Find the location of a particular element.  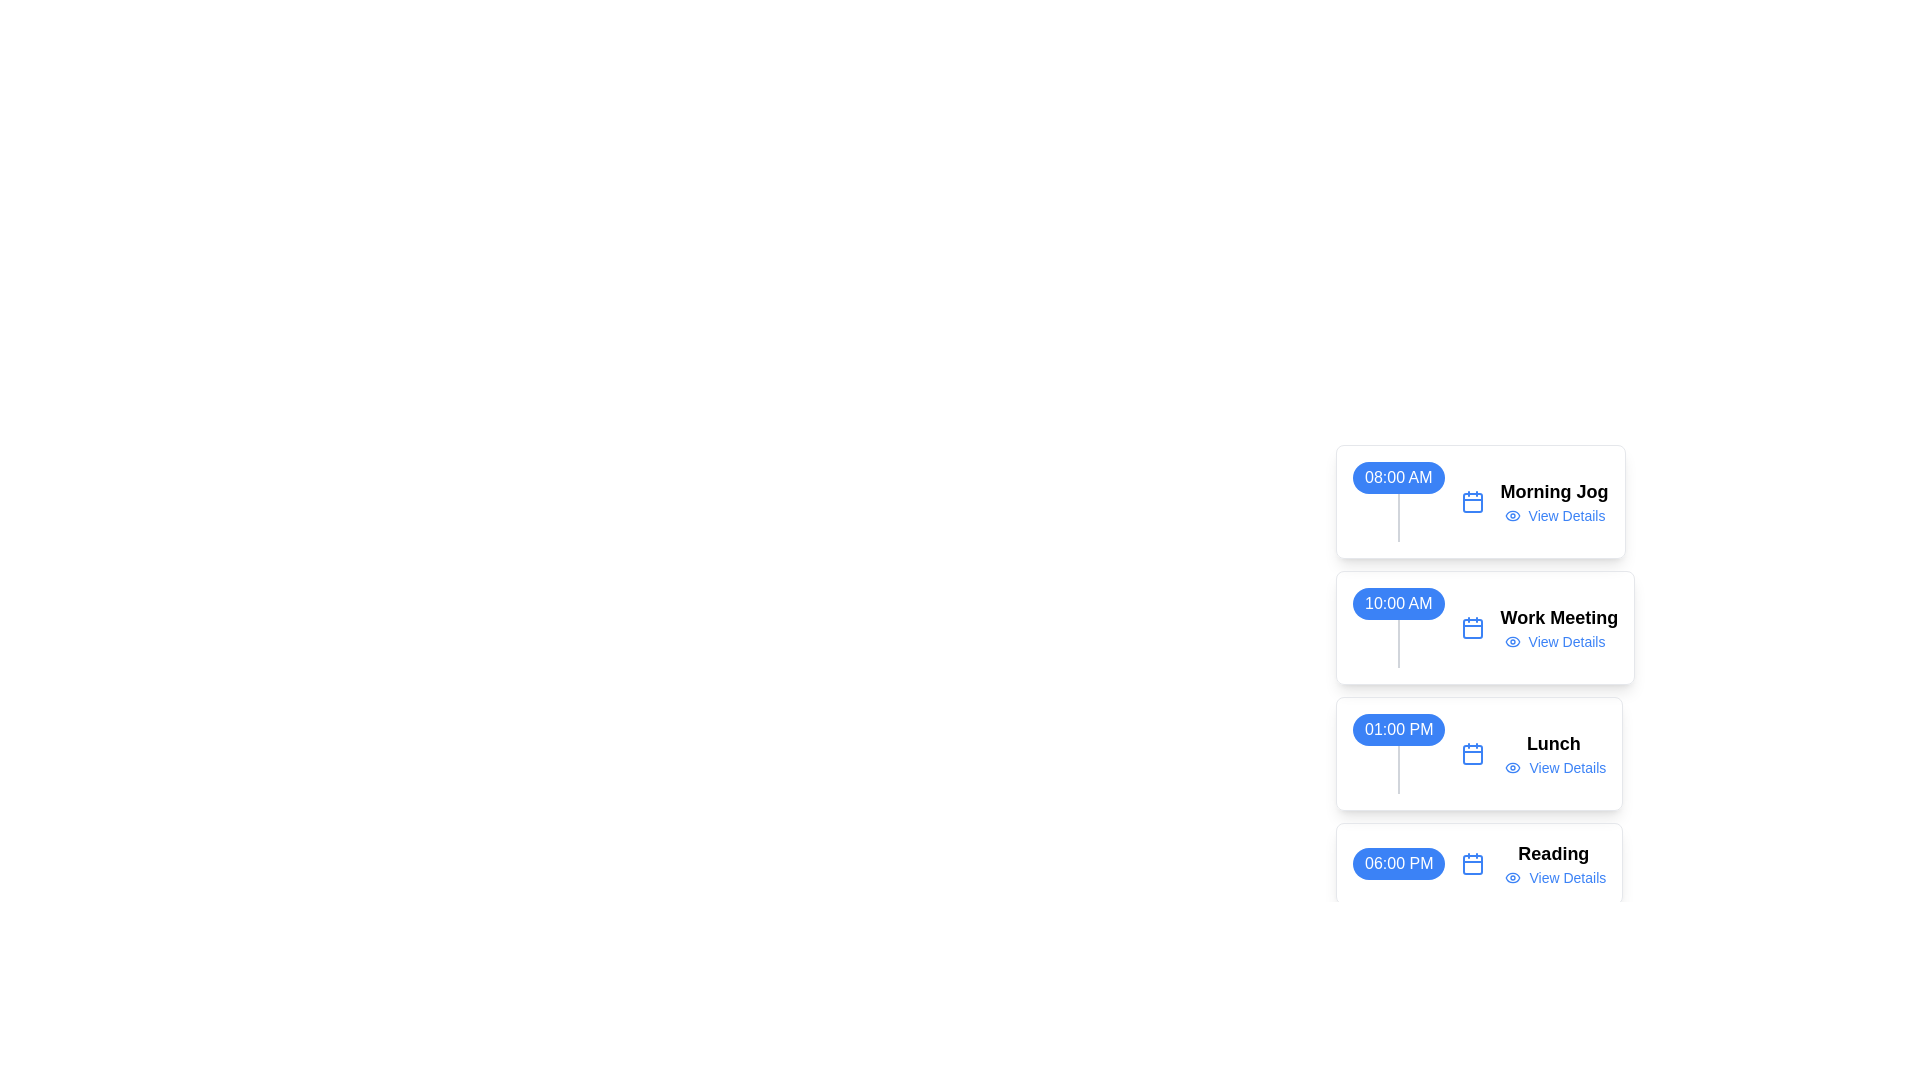

the inner rectangle component of the 'lucide calendar' icon that represents the '06:00 PM Reading' event is located at coordinates (1473, 863).